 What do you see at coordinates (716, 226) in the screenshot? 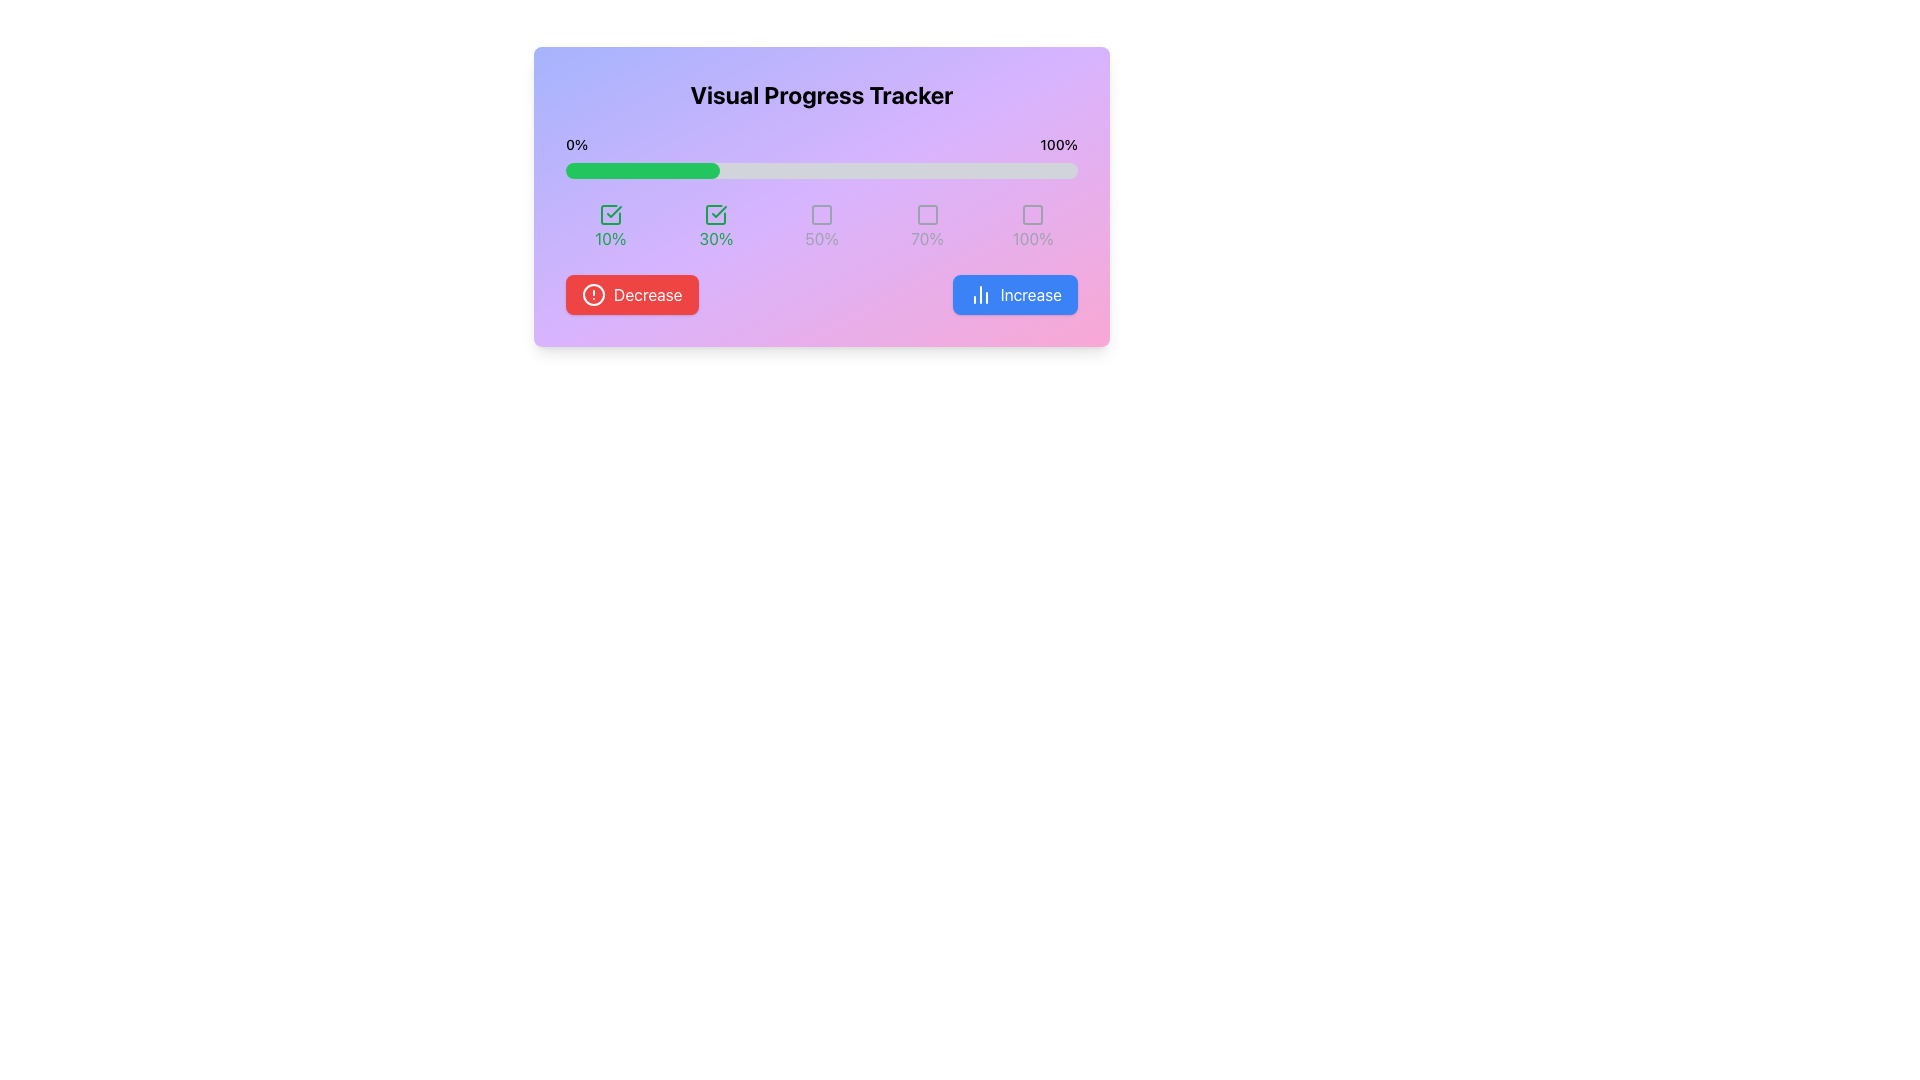
I see `the checkbox of the green progress indicator showing '30%' to interact with it` at bounding box center [716, 226].